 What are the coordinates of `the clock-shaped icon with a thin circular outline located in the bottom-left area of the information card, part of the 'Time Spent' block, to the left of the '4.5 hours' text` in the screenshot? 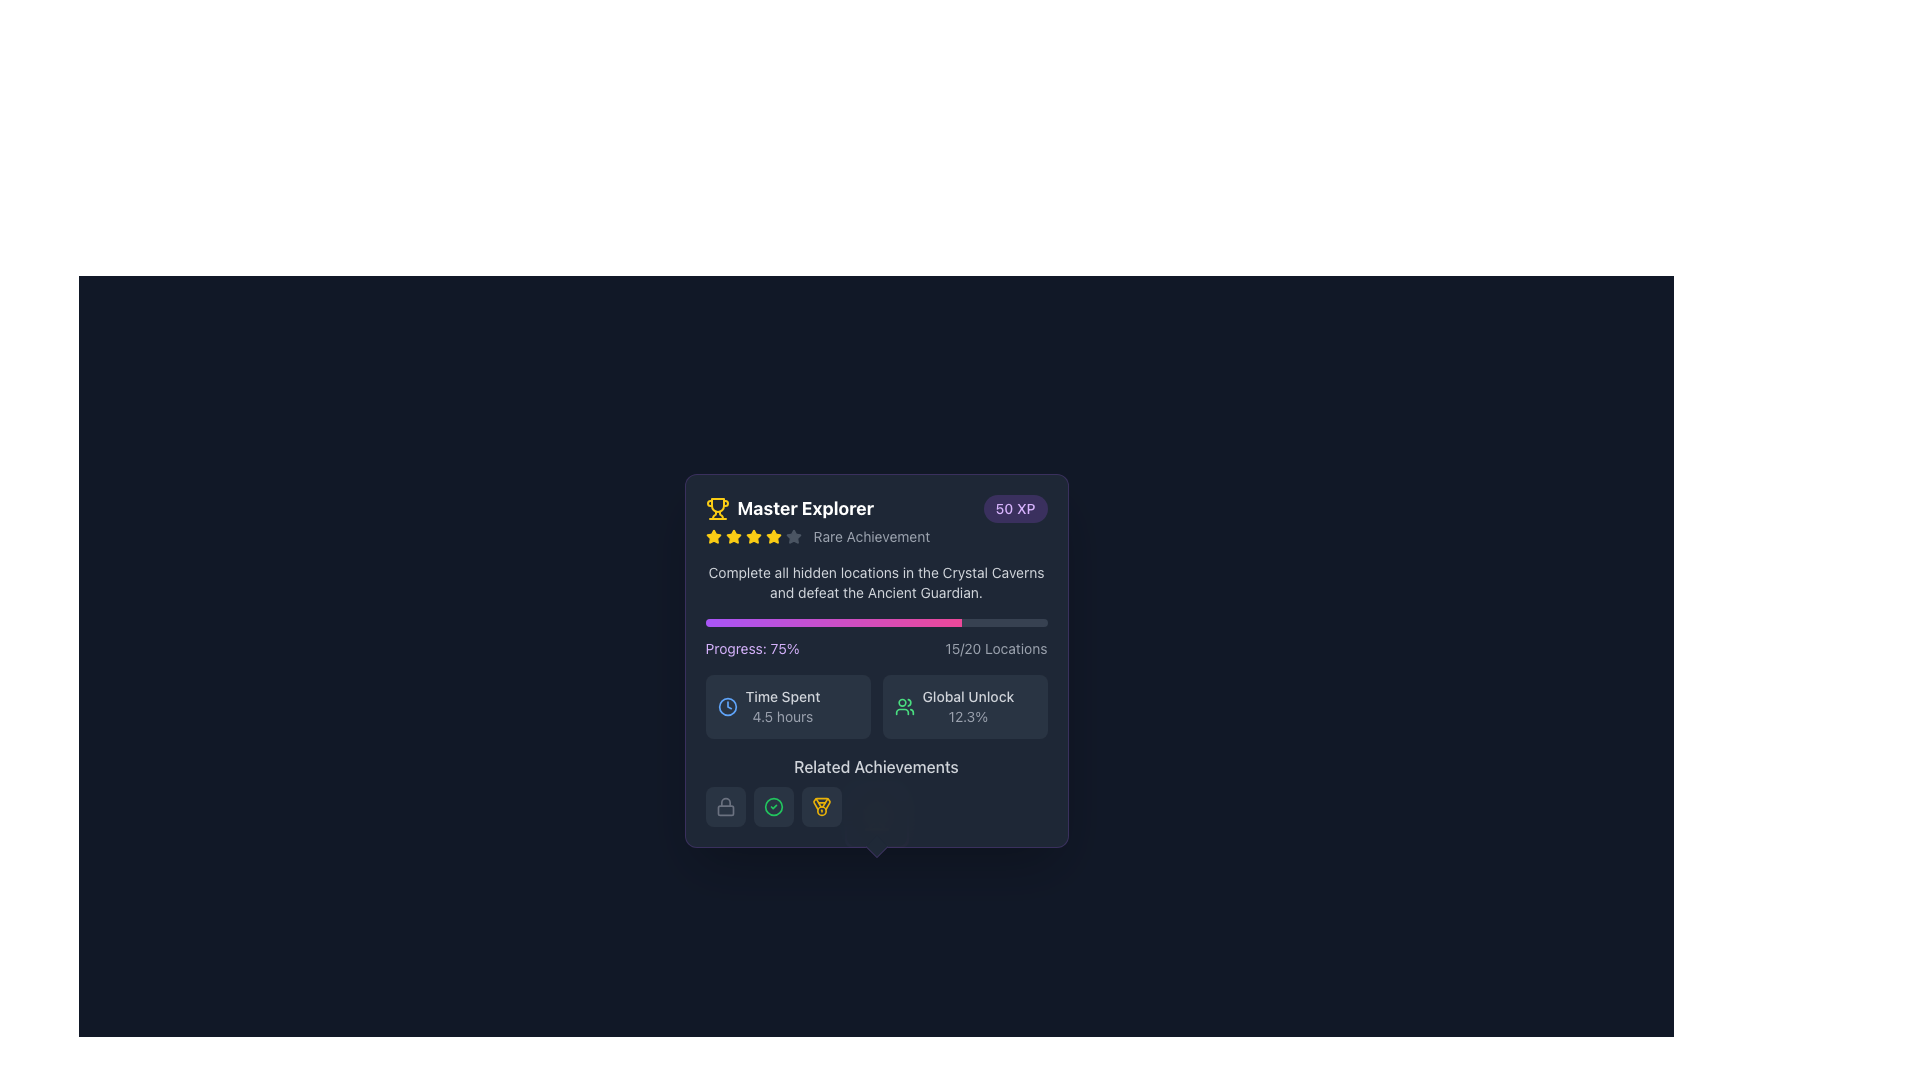 It's located at (726, 705).